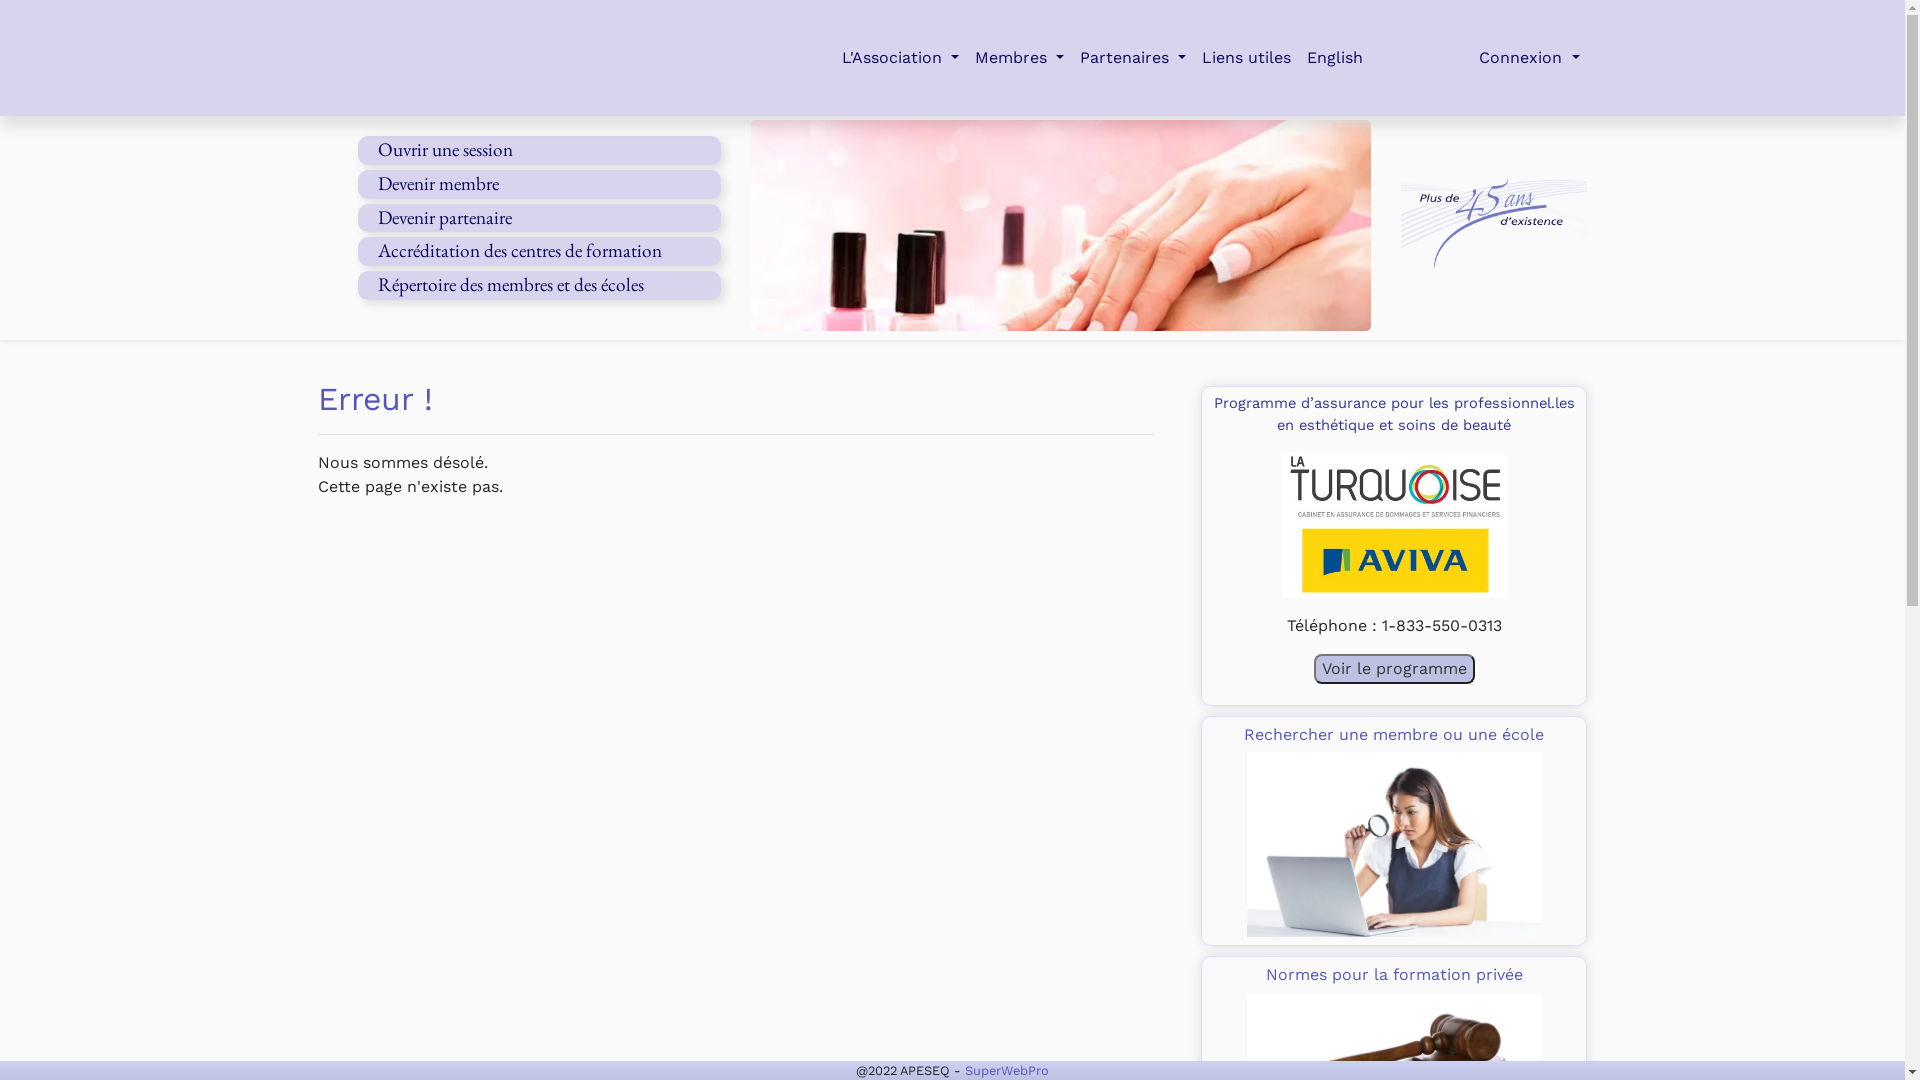 Image resolution: width=1920 pixels, height=1080 pixels. I want to click on 'Devenir membre', so click(437, 183).